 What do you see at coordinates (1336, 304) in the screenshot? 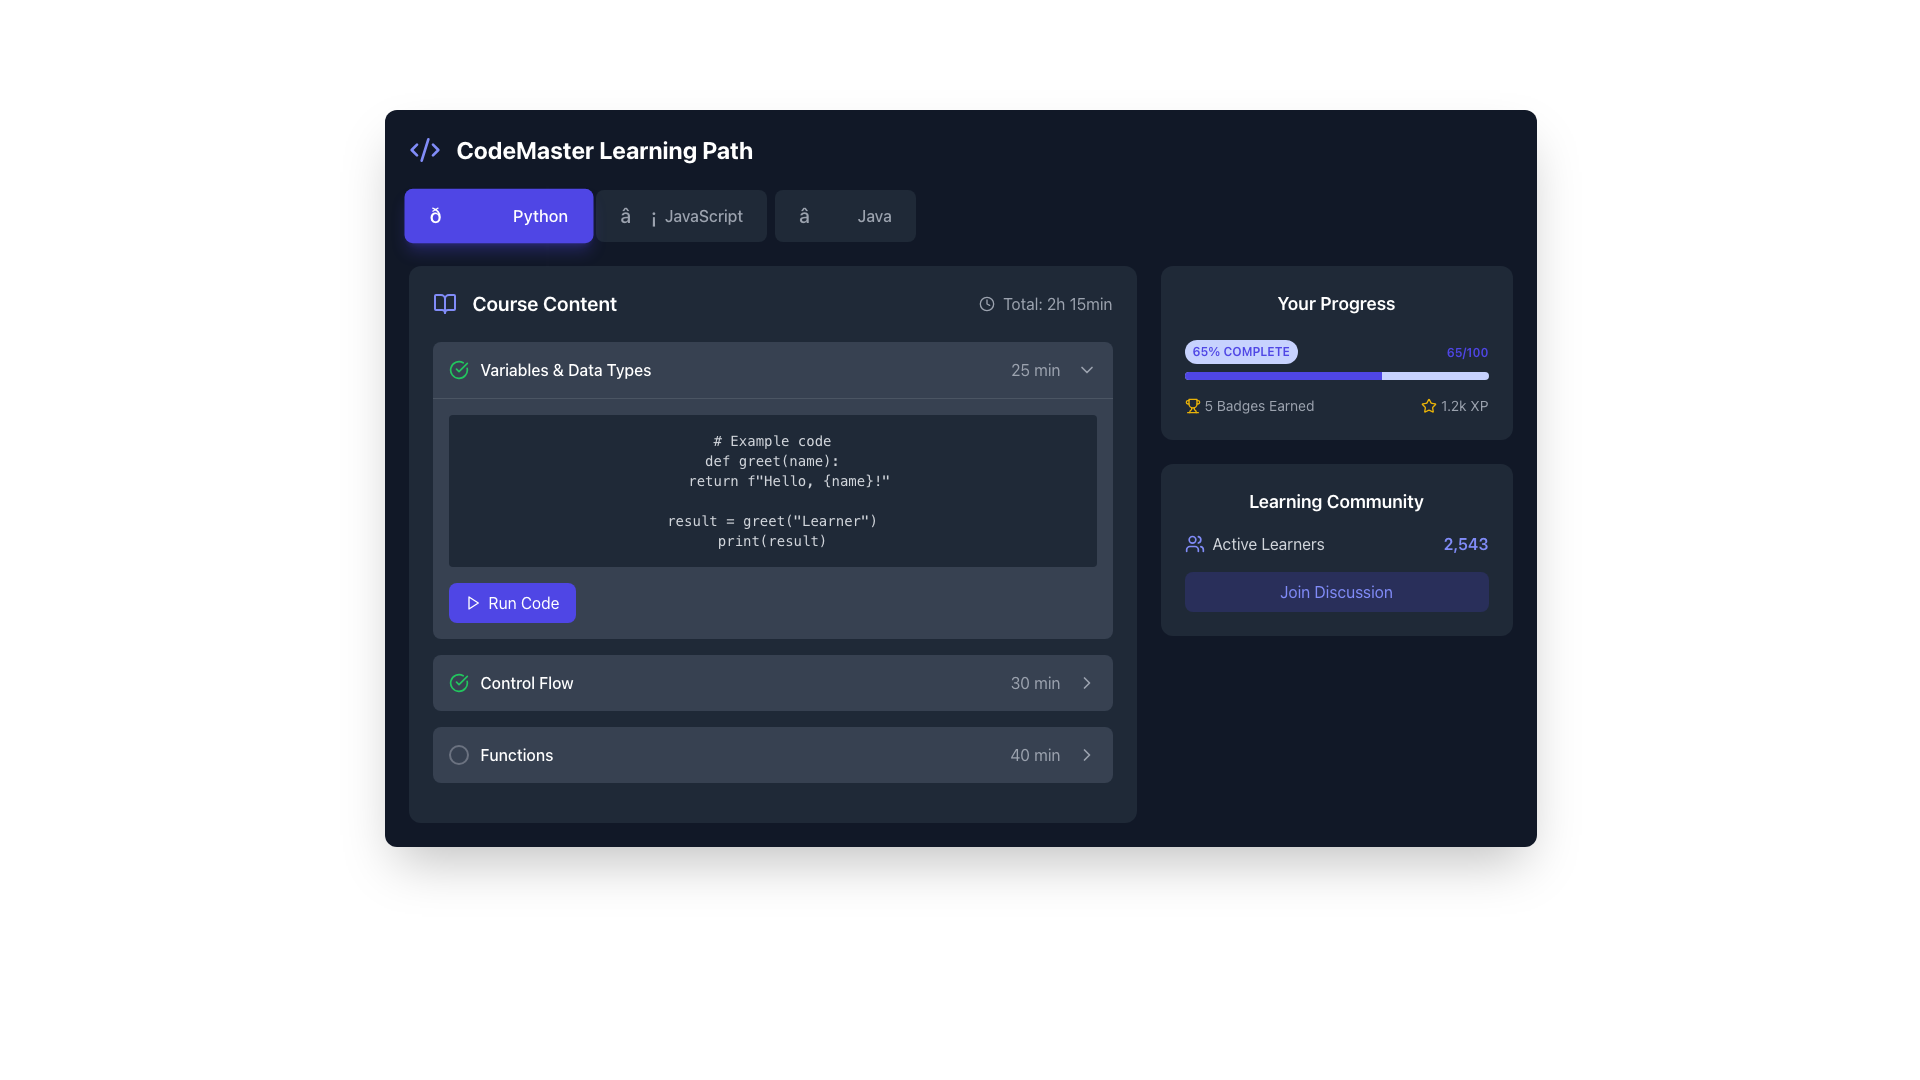
I see `the text block displaying 'Your Progress', which is prominently styled in bold white font against a dark background, located at the top right section of the interface` at bounding box center [1336, 304].